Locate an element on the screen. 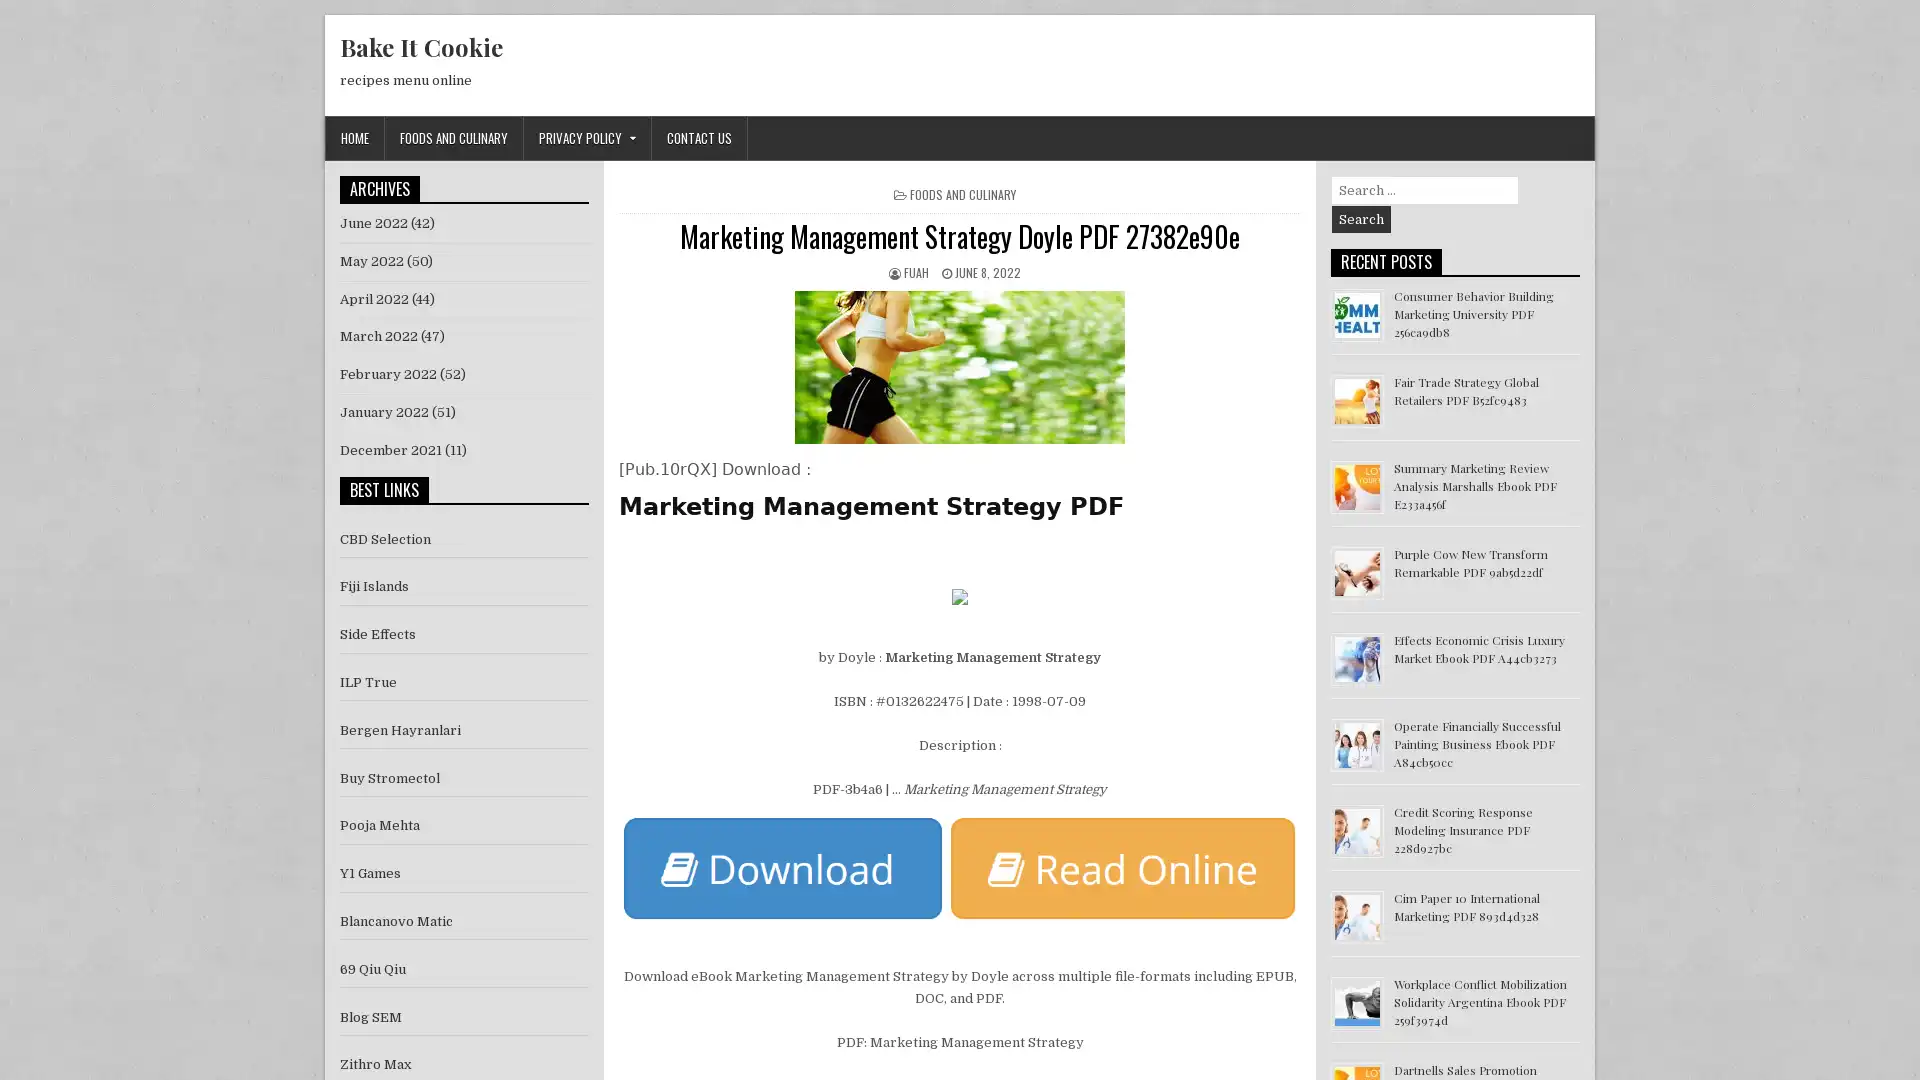  Search is located at coordinates (1360, 219).